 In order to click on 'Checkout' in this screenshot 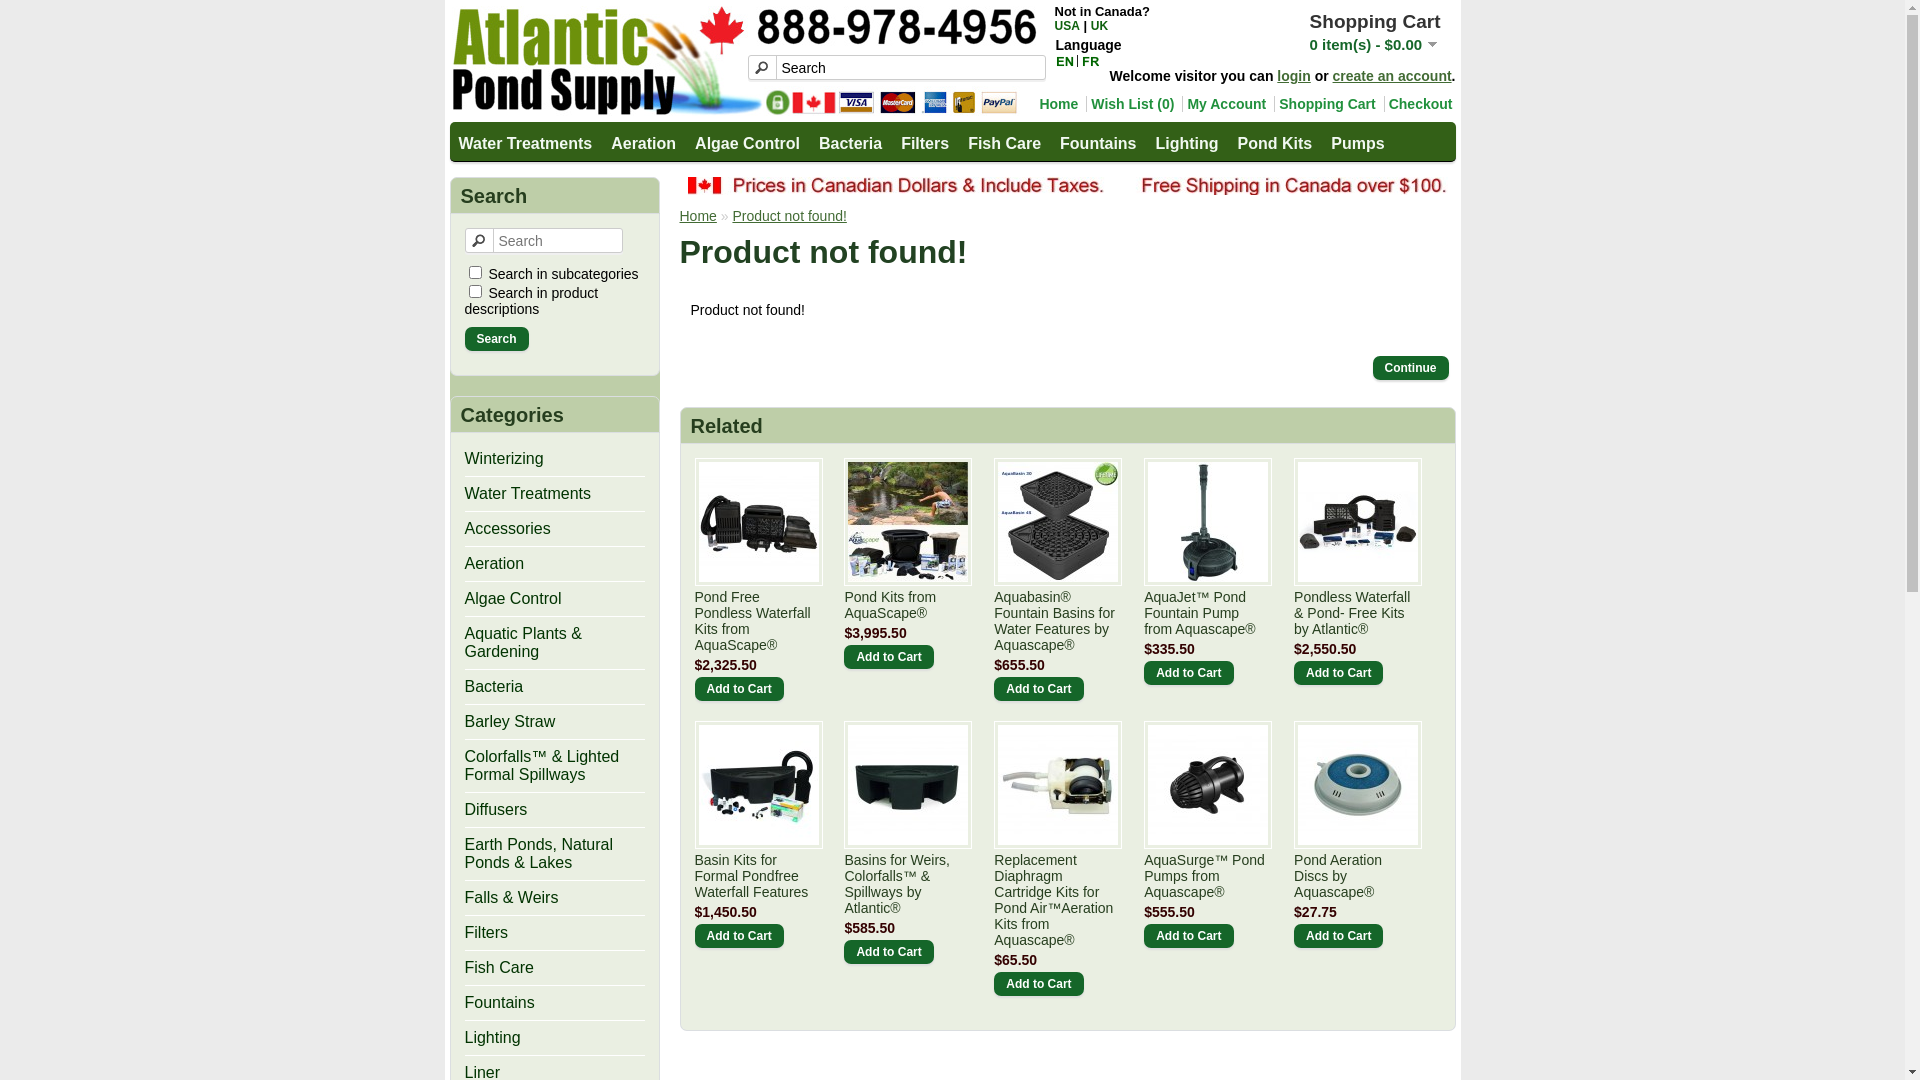, I will do `click(1417, 104)`.